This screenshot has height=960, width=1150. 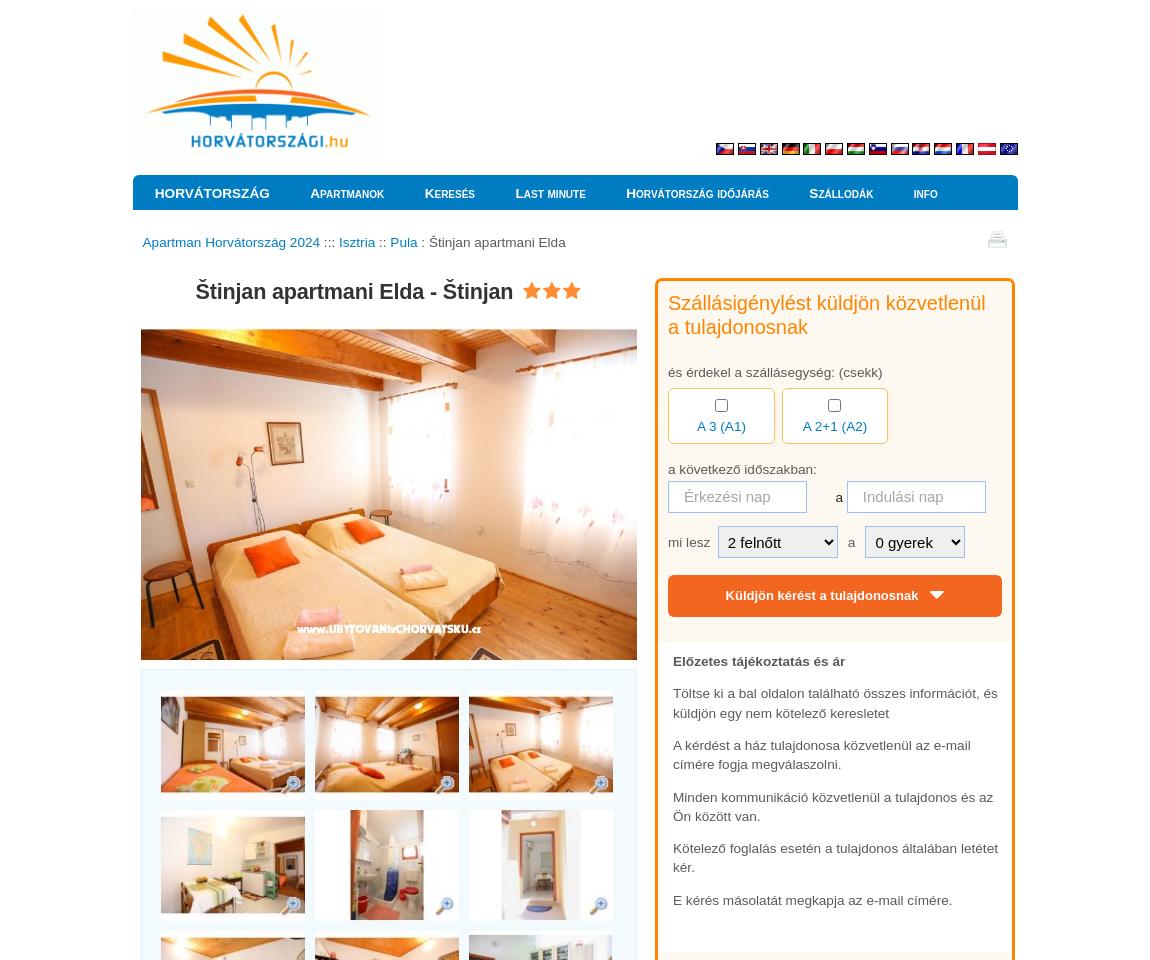 I want to click on 'HORVÁTORSZÁG', so click(x=210, y=193).